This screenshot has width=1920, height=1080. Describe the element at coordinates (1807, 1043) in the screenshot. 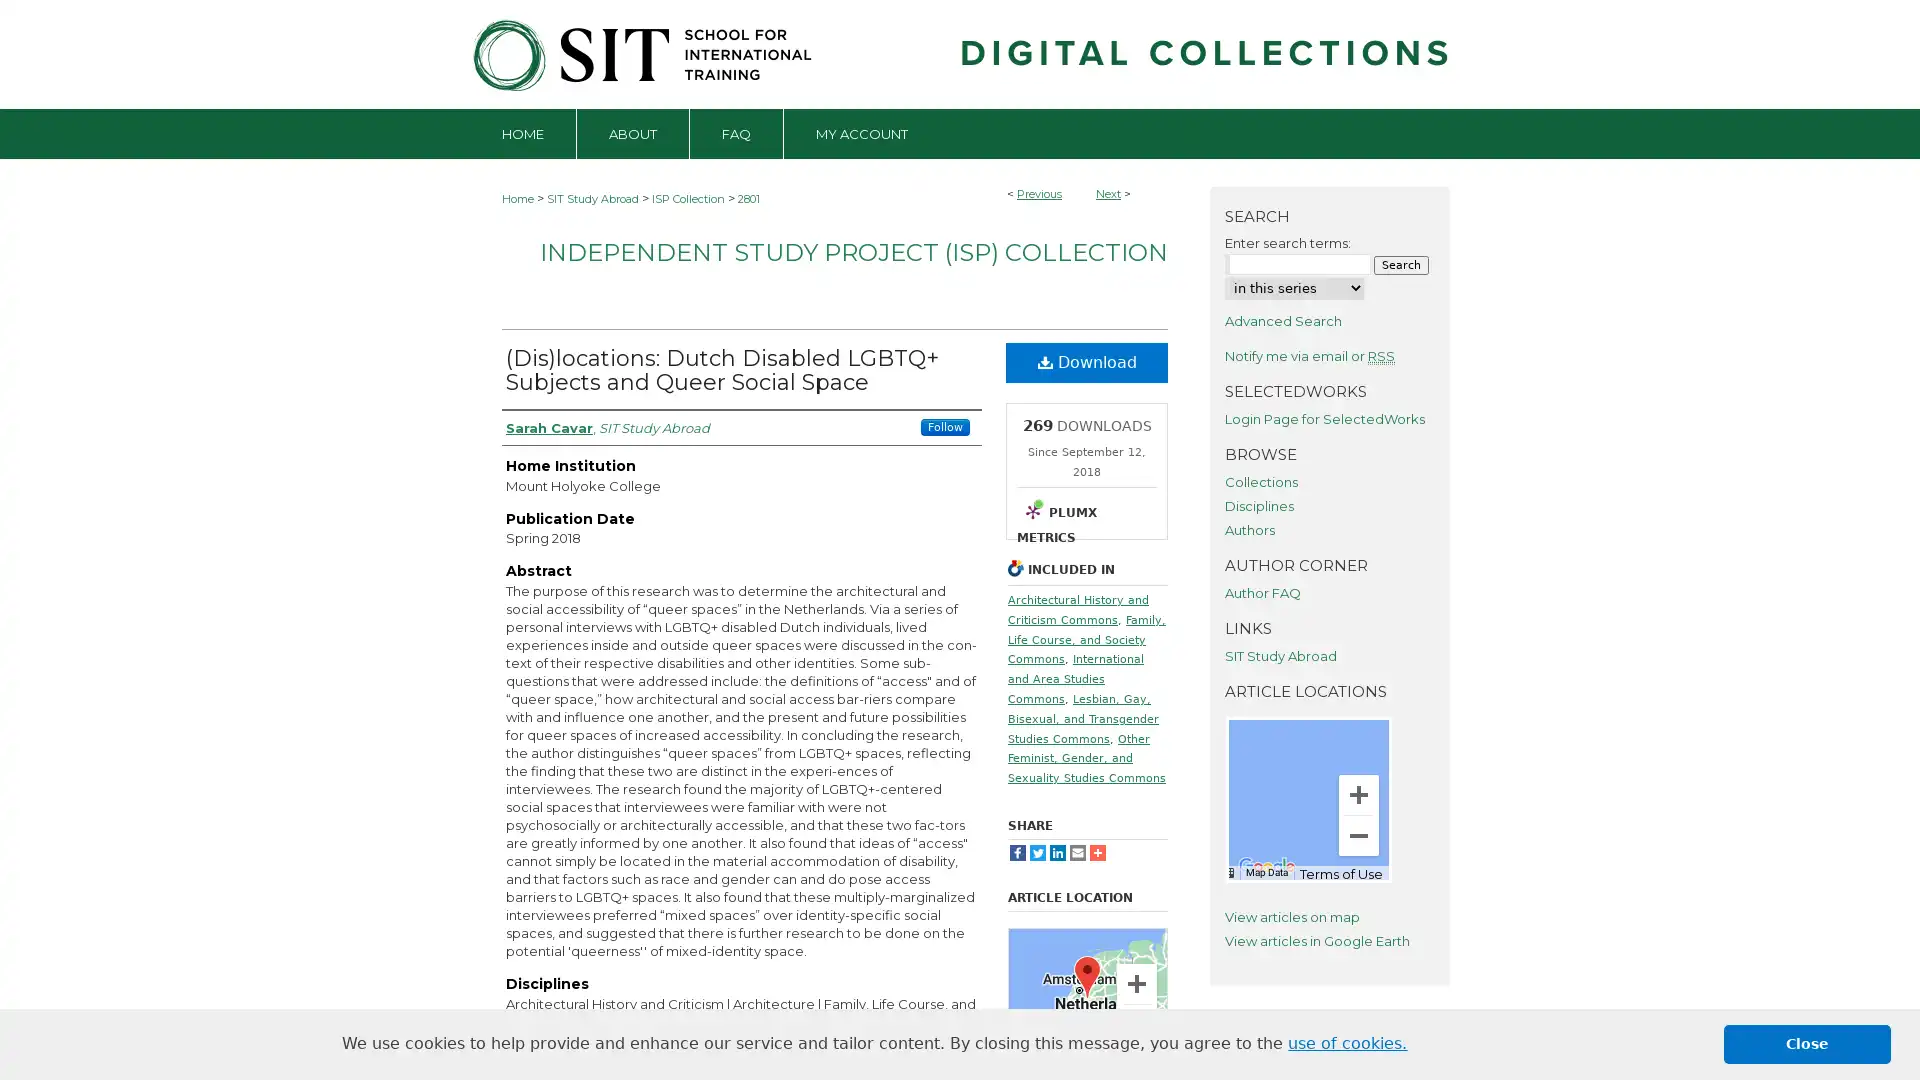

I see `dismiss cookie message` at that location.